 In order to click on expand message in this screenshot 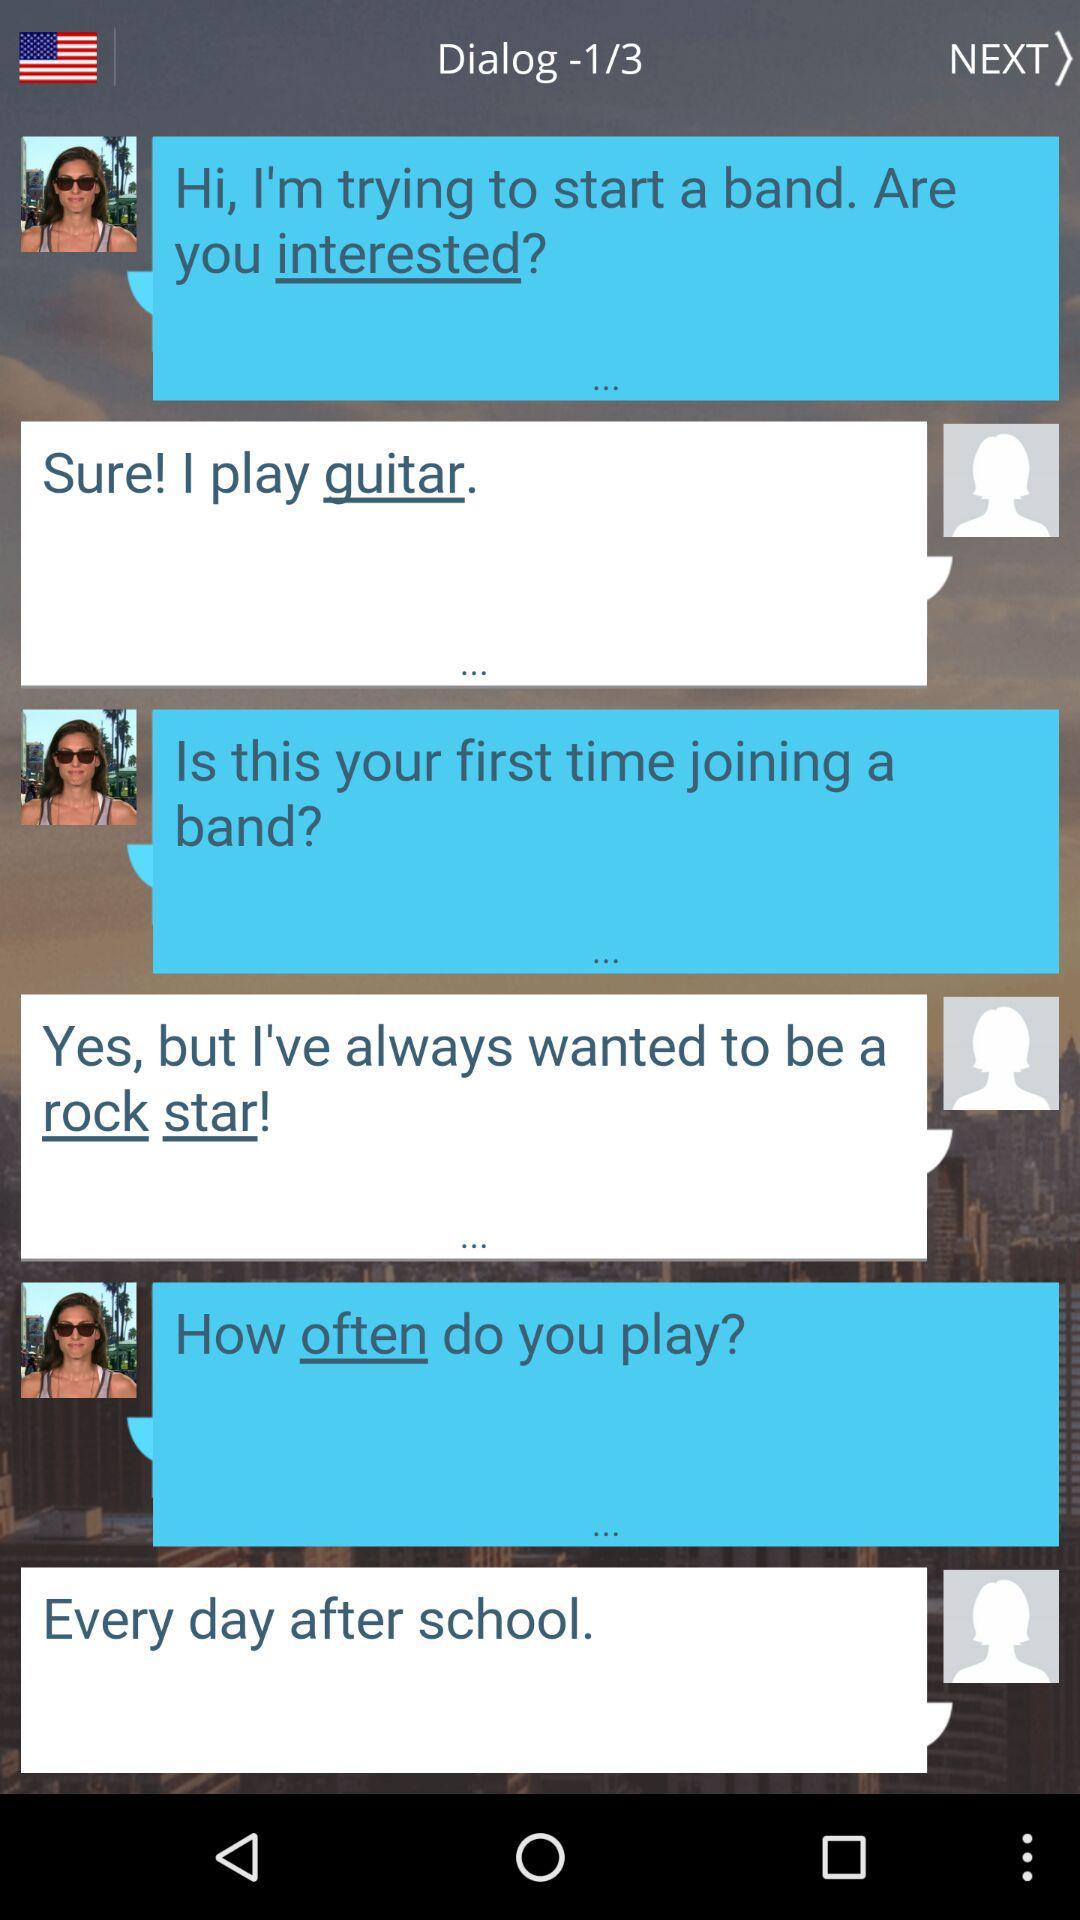, I will do `click(604, 817)`.